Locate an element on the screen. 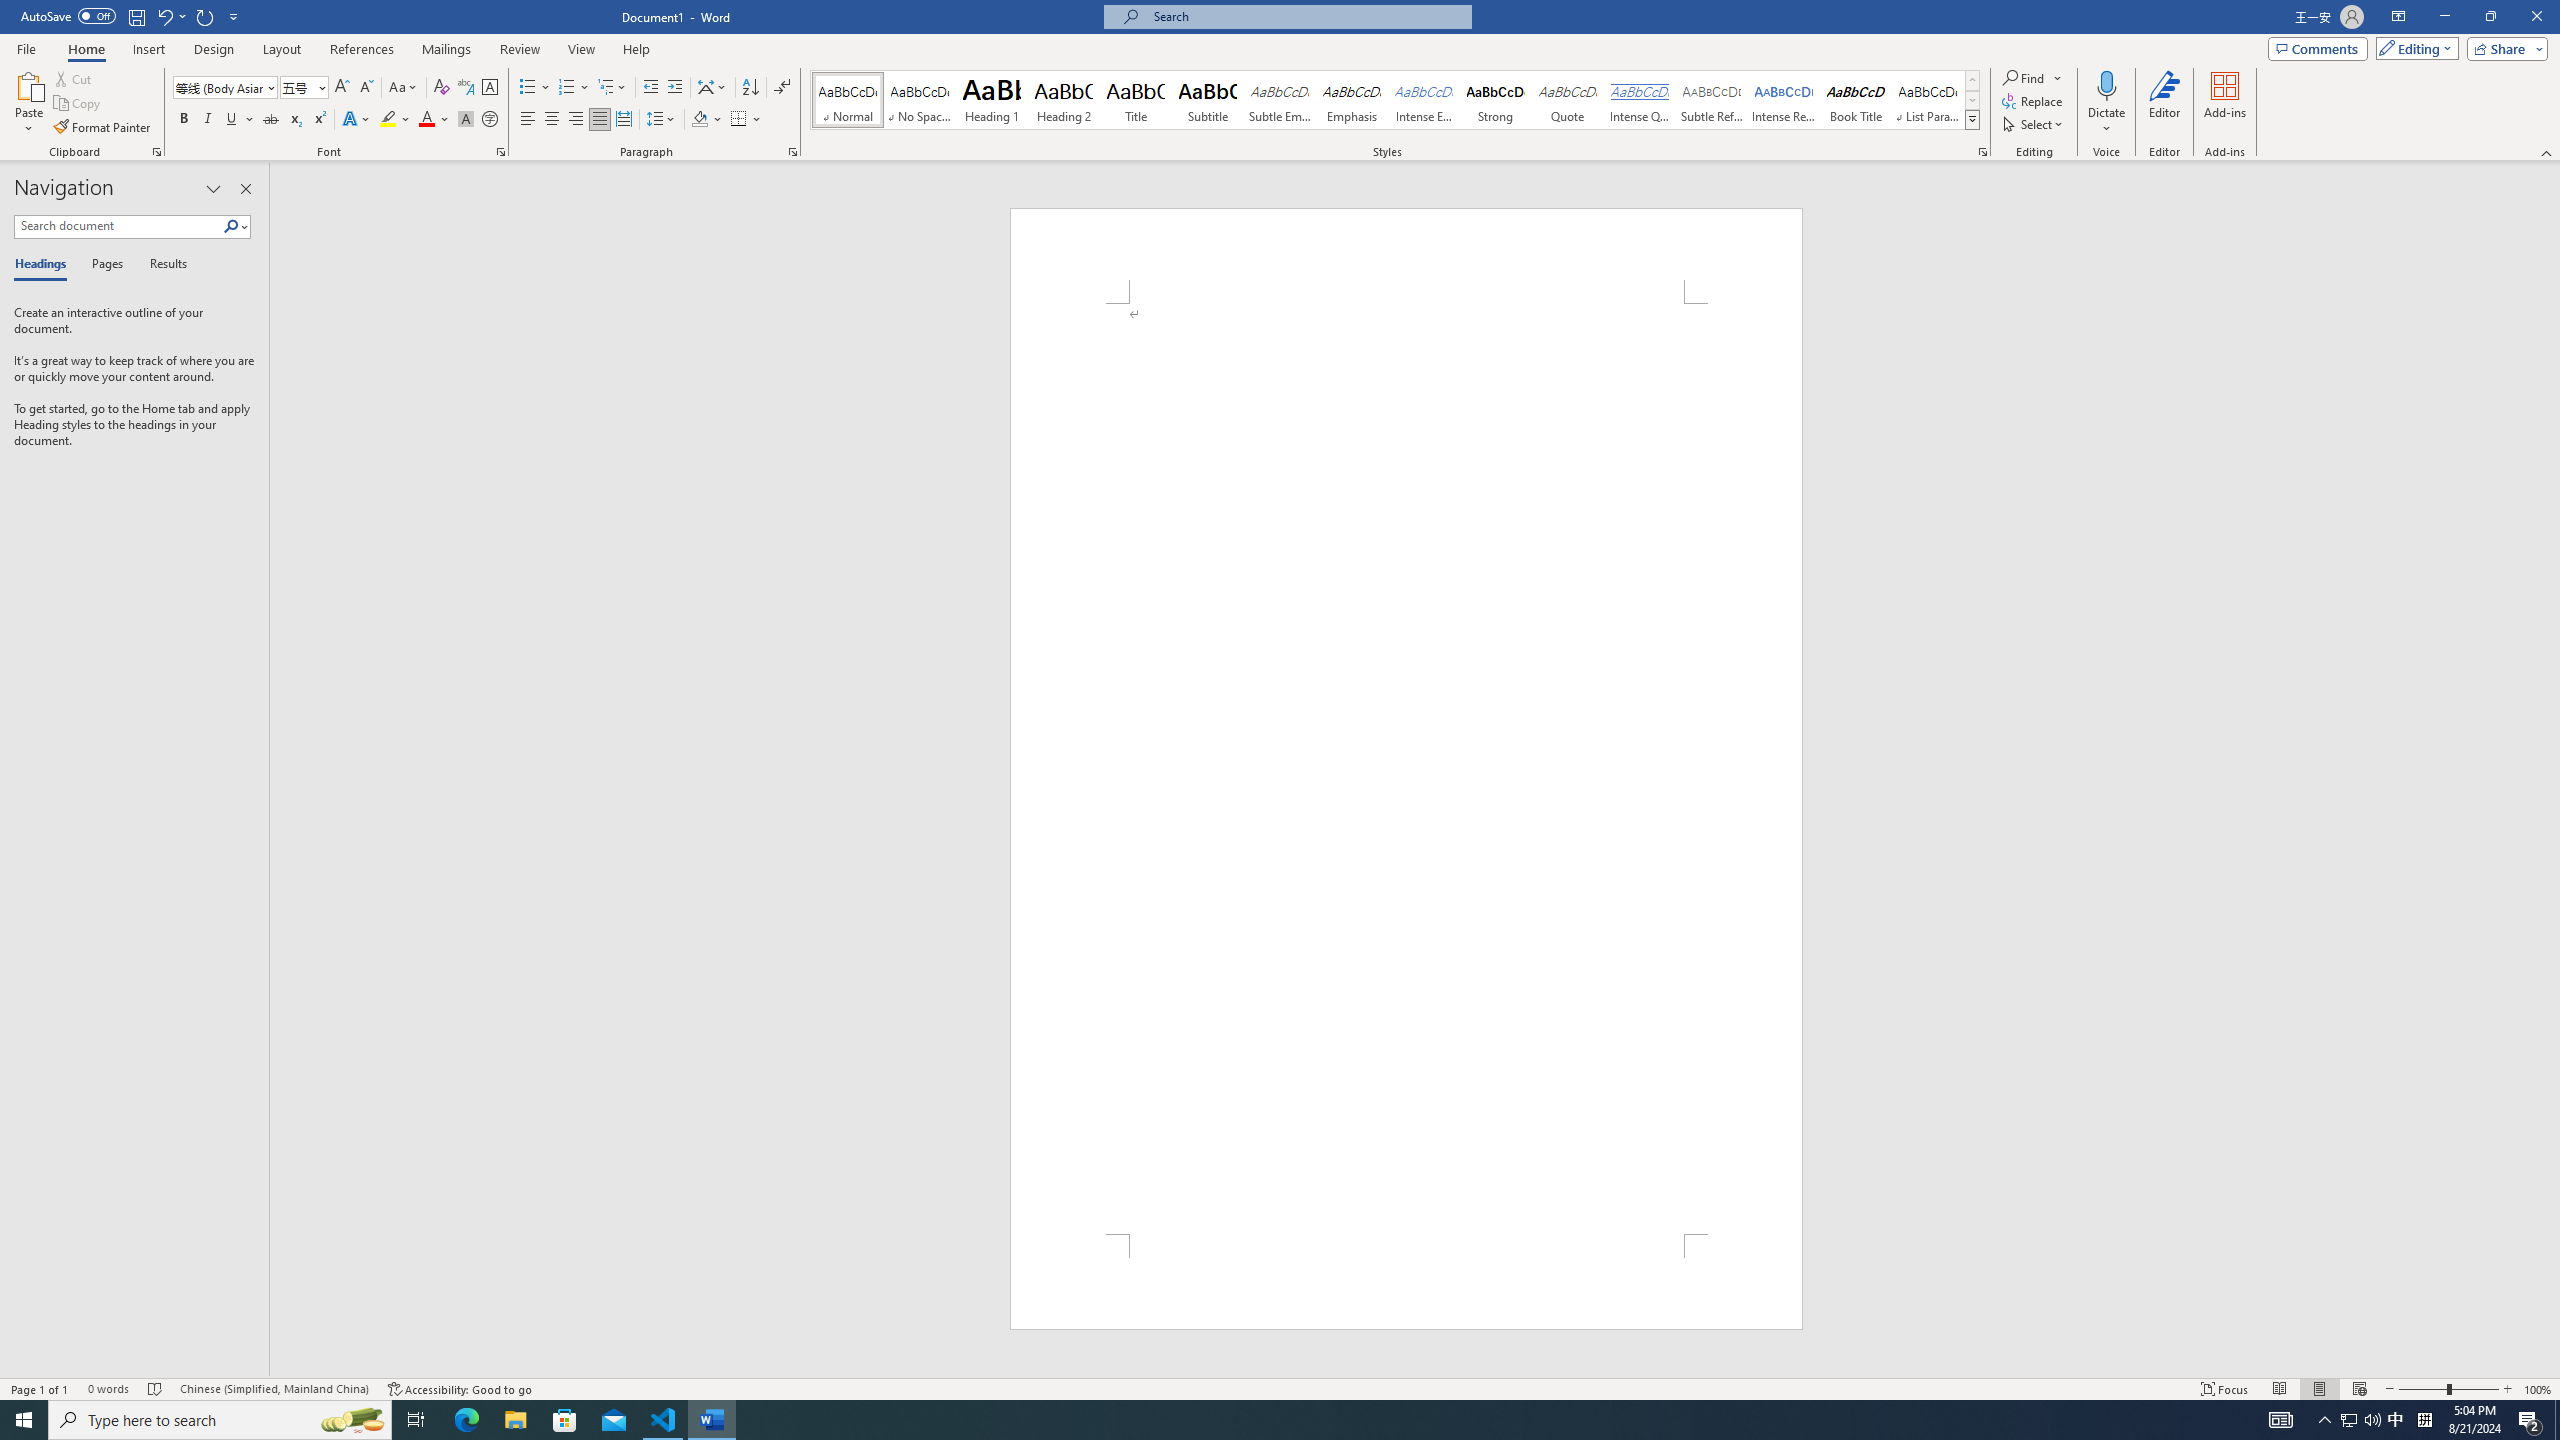 Image resolution: width=2560 pixels, height=1440 pixels. 'Subtle Emphasis' is located at coordinates (1280, 99).